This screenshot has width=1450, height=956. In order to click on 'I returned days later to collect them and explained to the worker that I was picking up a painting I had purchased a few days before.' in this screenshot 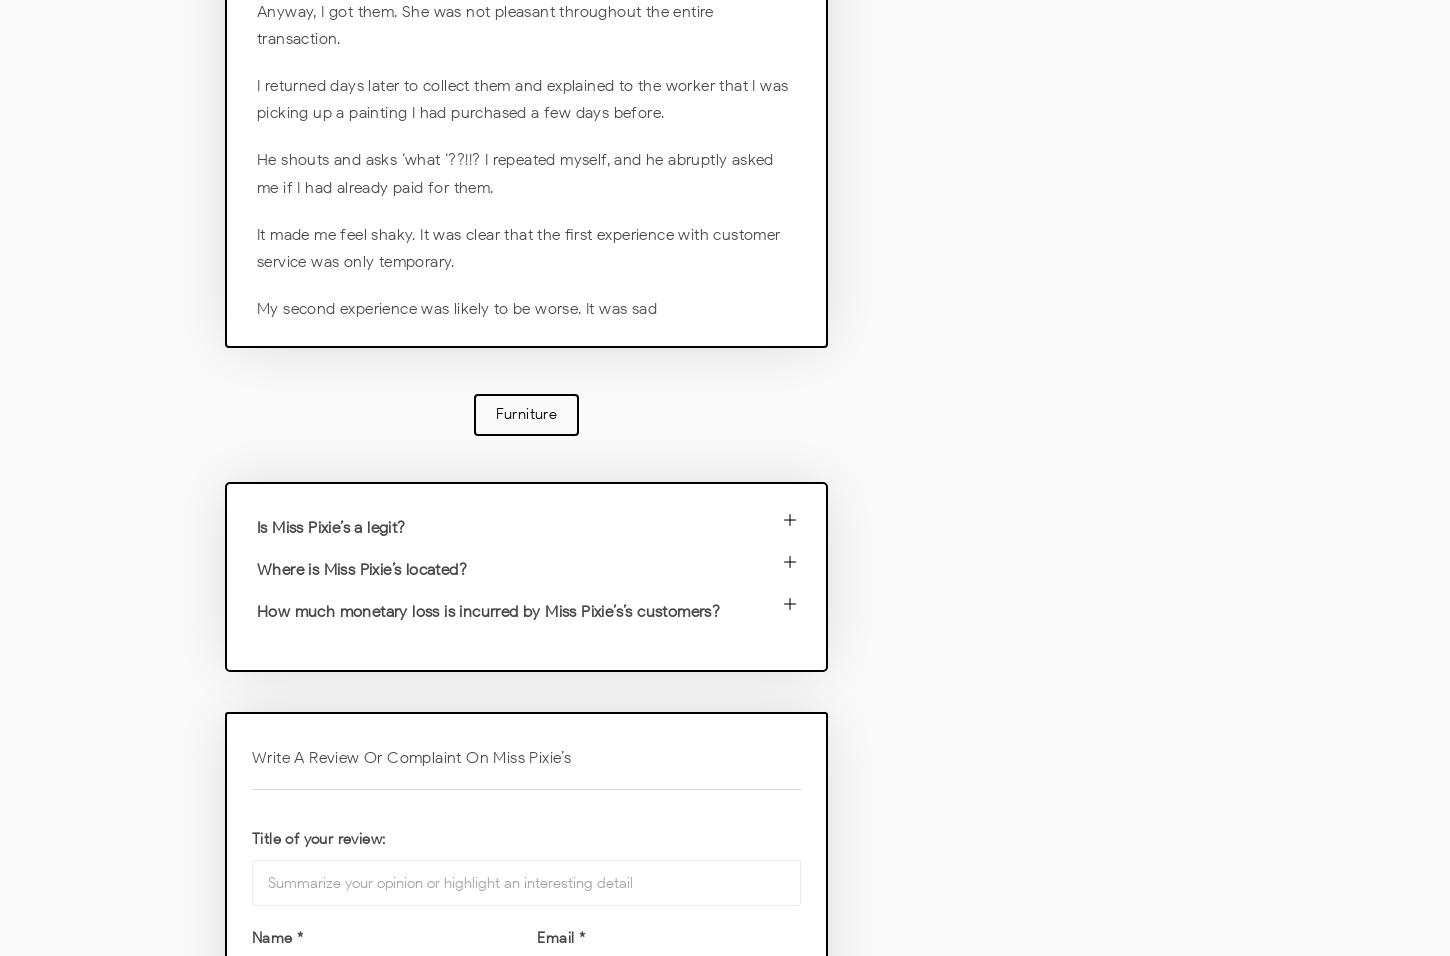, I will do `click(522, 98)`.